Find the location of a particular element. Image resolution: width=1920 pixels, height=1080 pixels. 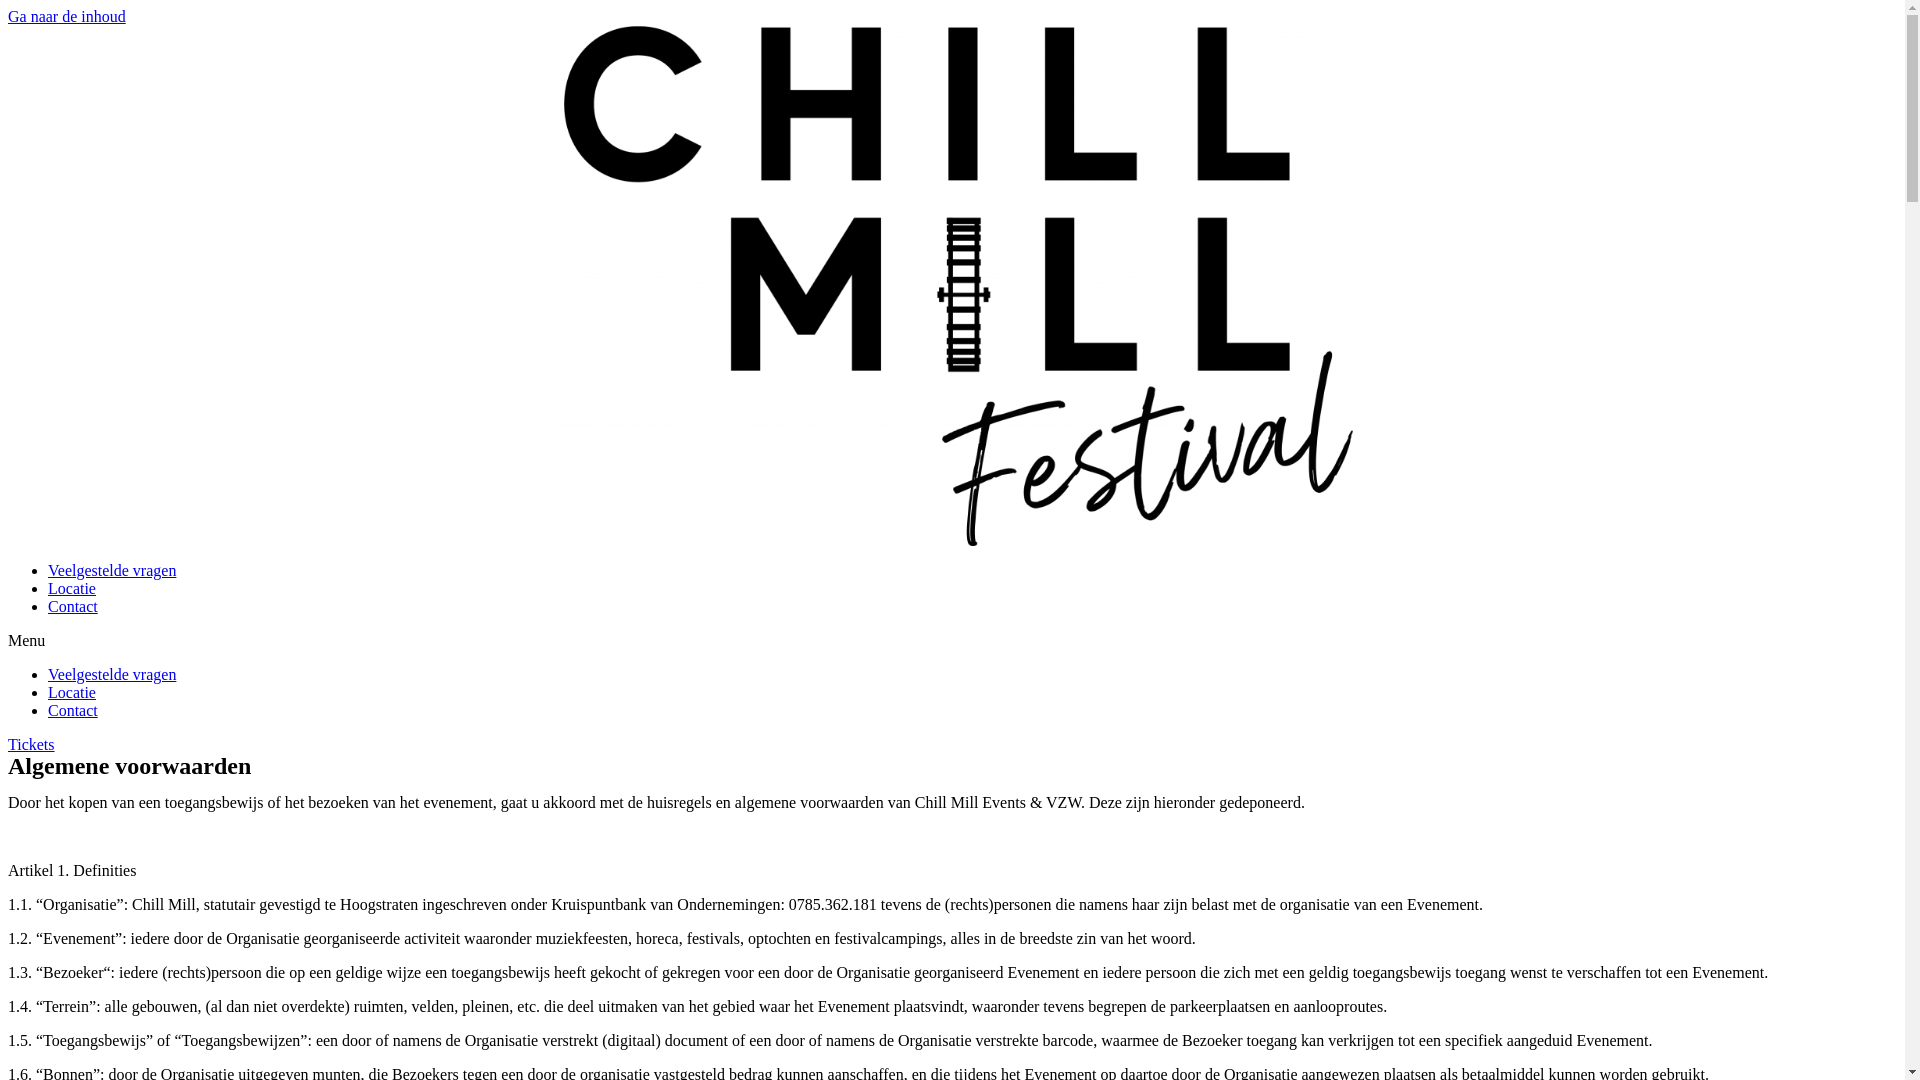

'Tickets' is located at coordinates (31, 744).